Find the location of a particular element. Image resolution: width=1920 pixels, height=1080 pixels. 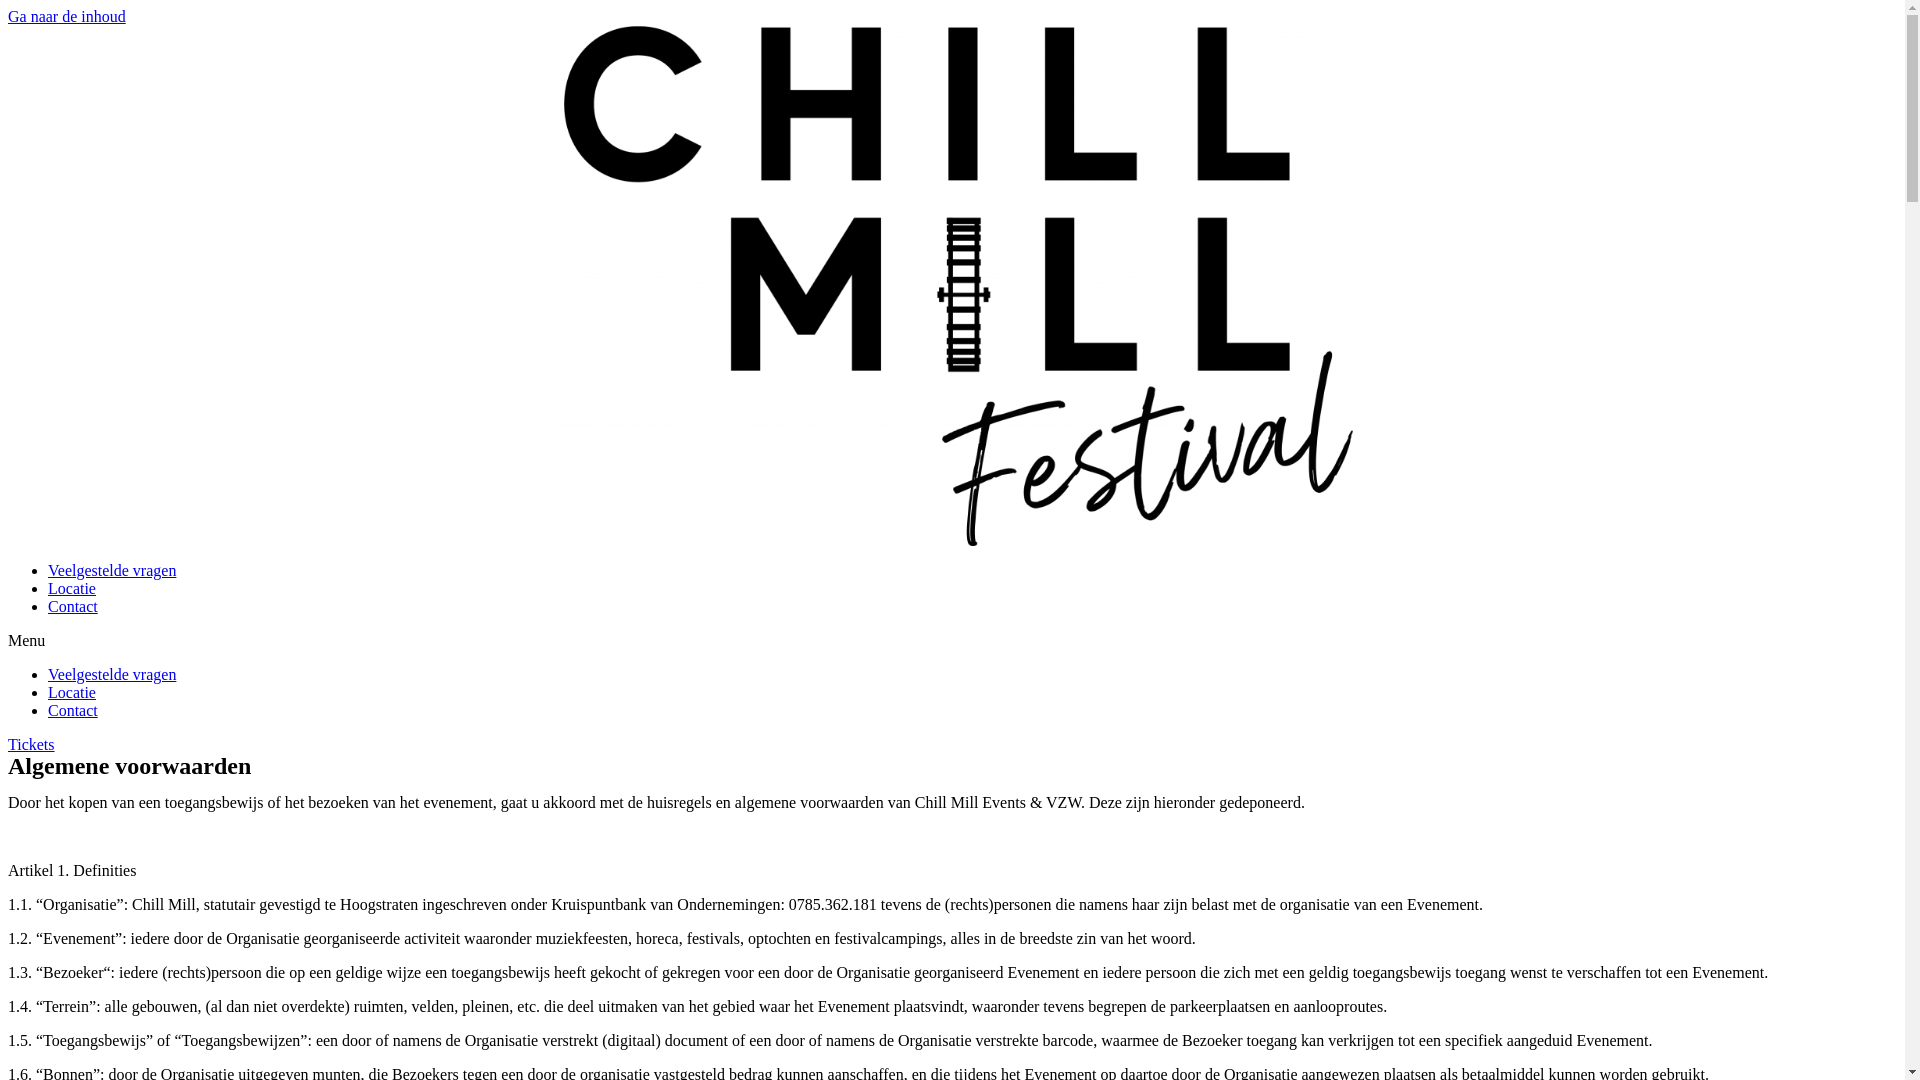

'Tickets' is located at coordinates (31, 744).